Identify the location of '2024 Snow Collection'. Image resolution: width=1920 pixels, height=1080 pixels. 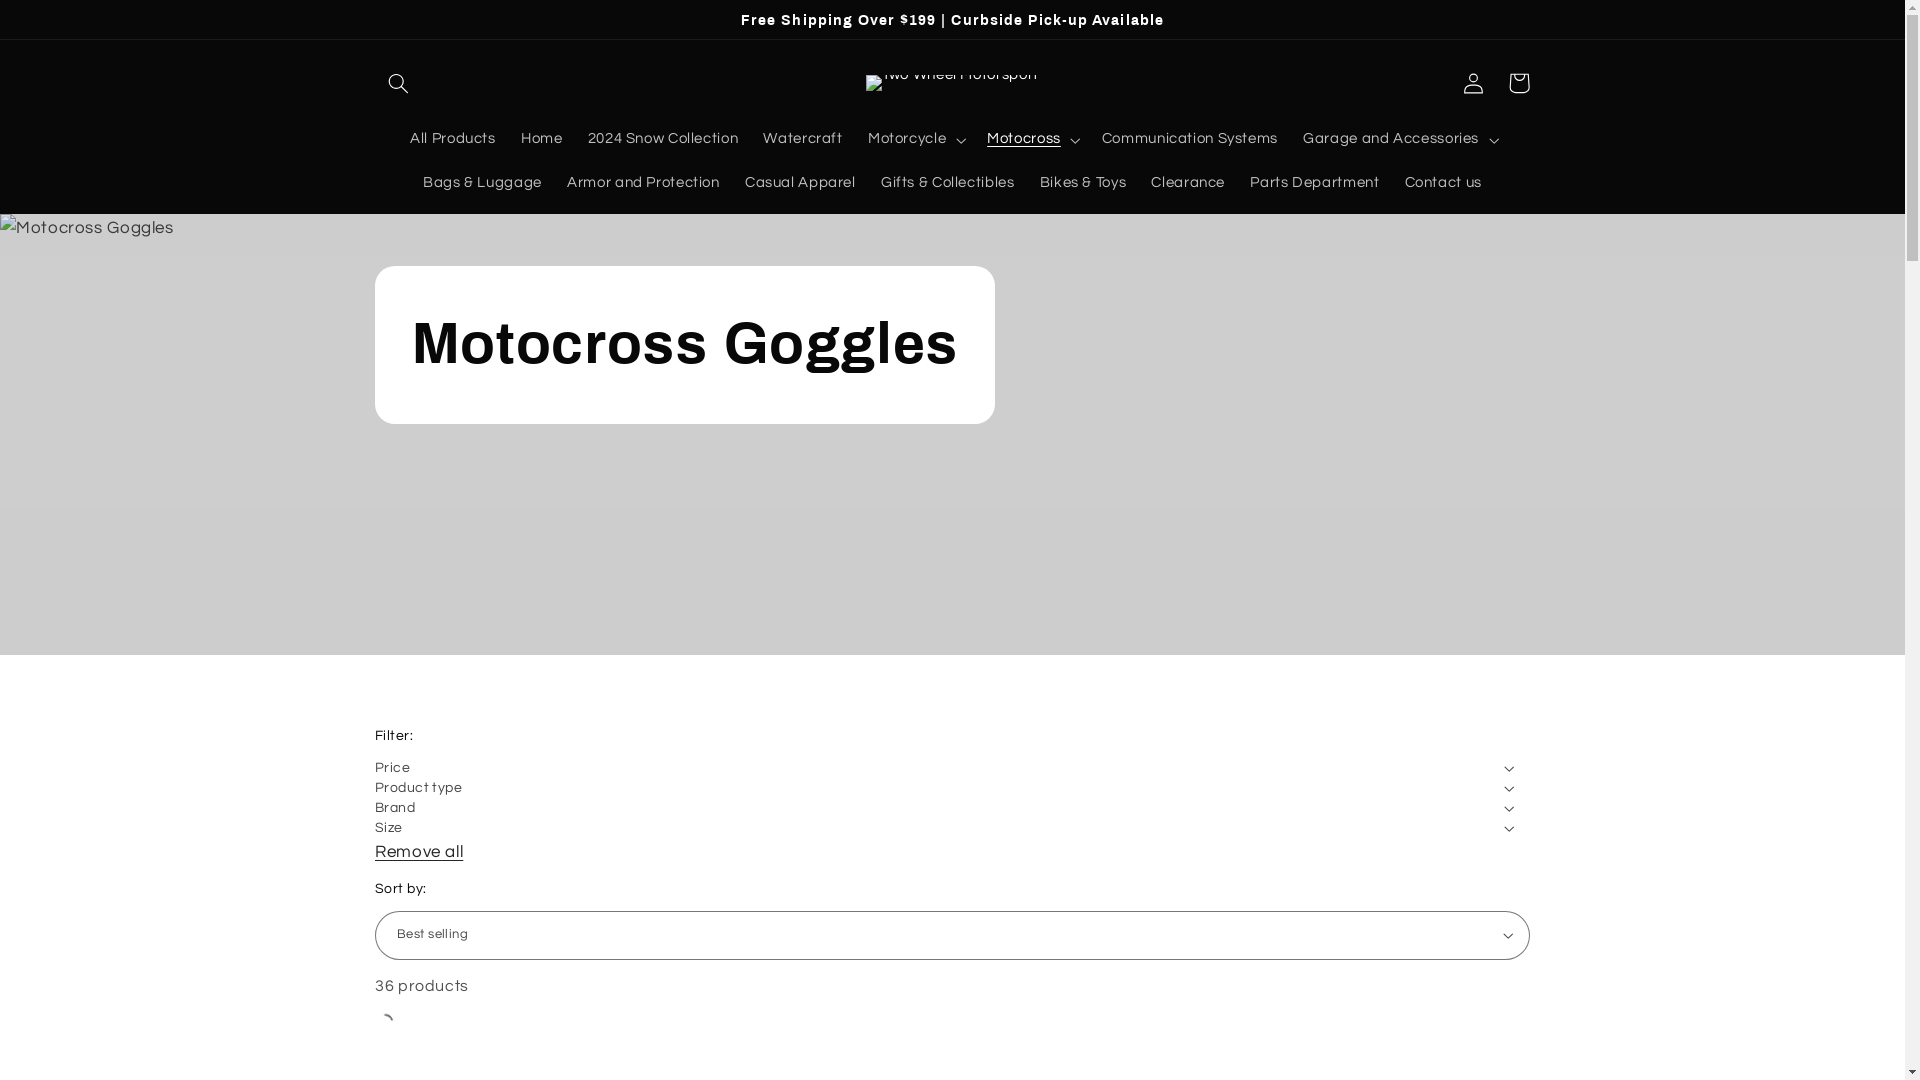
(662, 138).